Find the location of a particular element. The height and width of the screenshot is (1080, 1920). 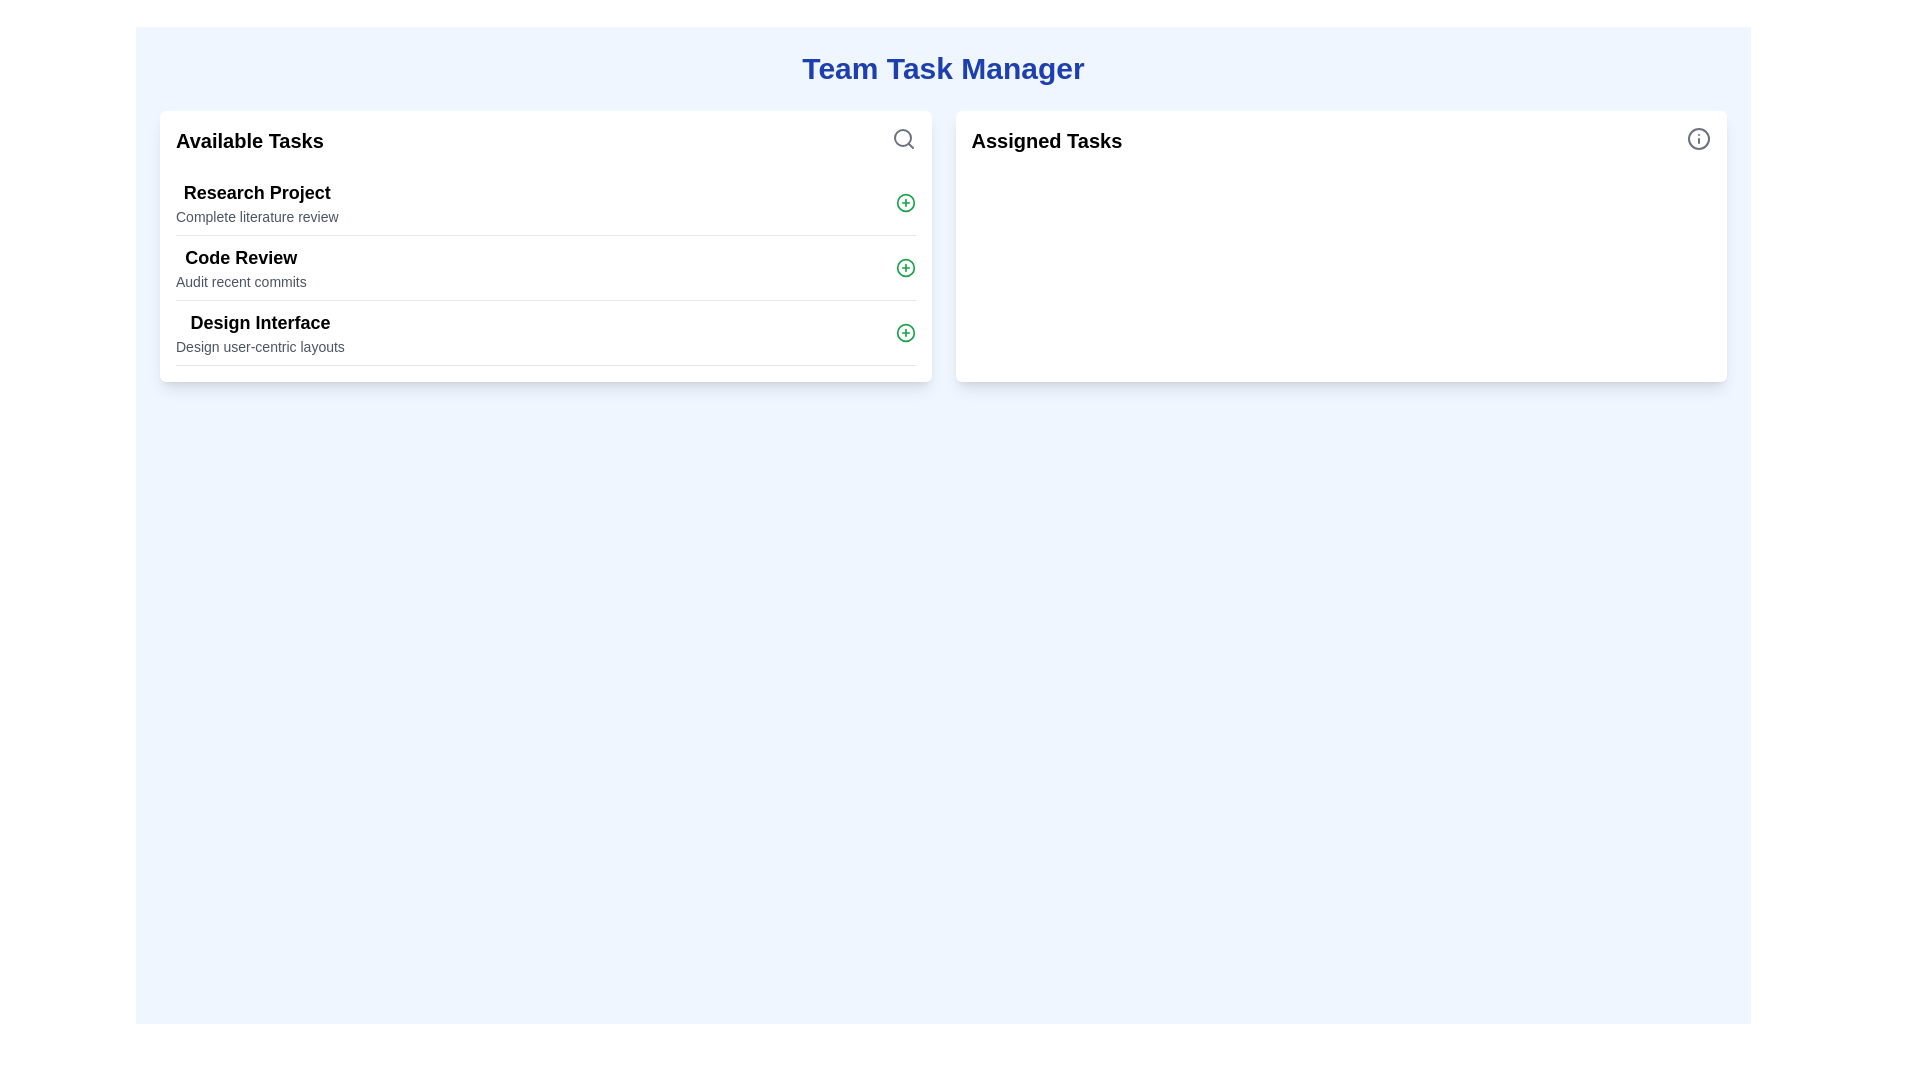

the icon button located at the right of the task title and description in the 'Available Tasks' section is located at coordinates (904, 331).